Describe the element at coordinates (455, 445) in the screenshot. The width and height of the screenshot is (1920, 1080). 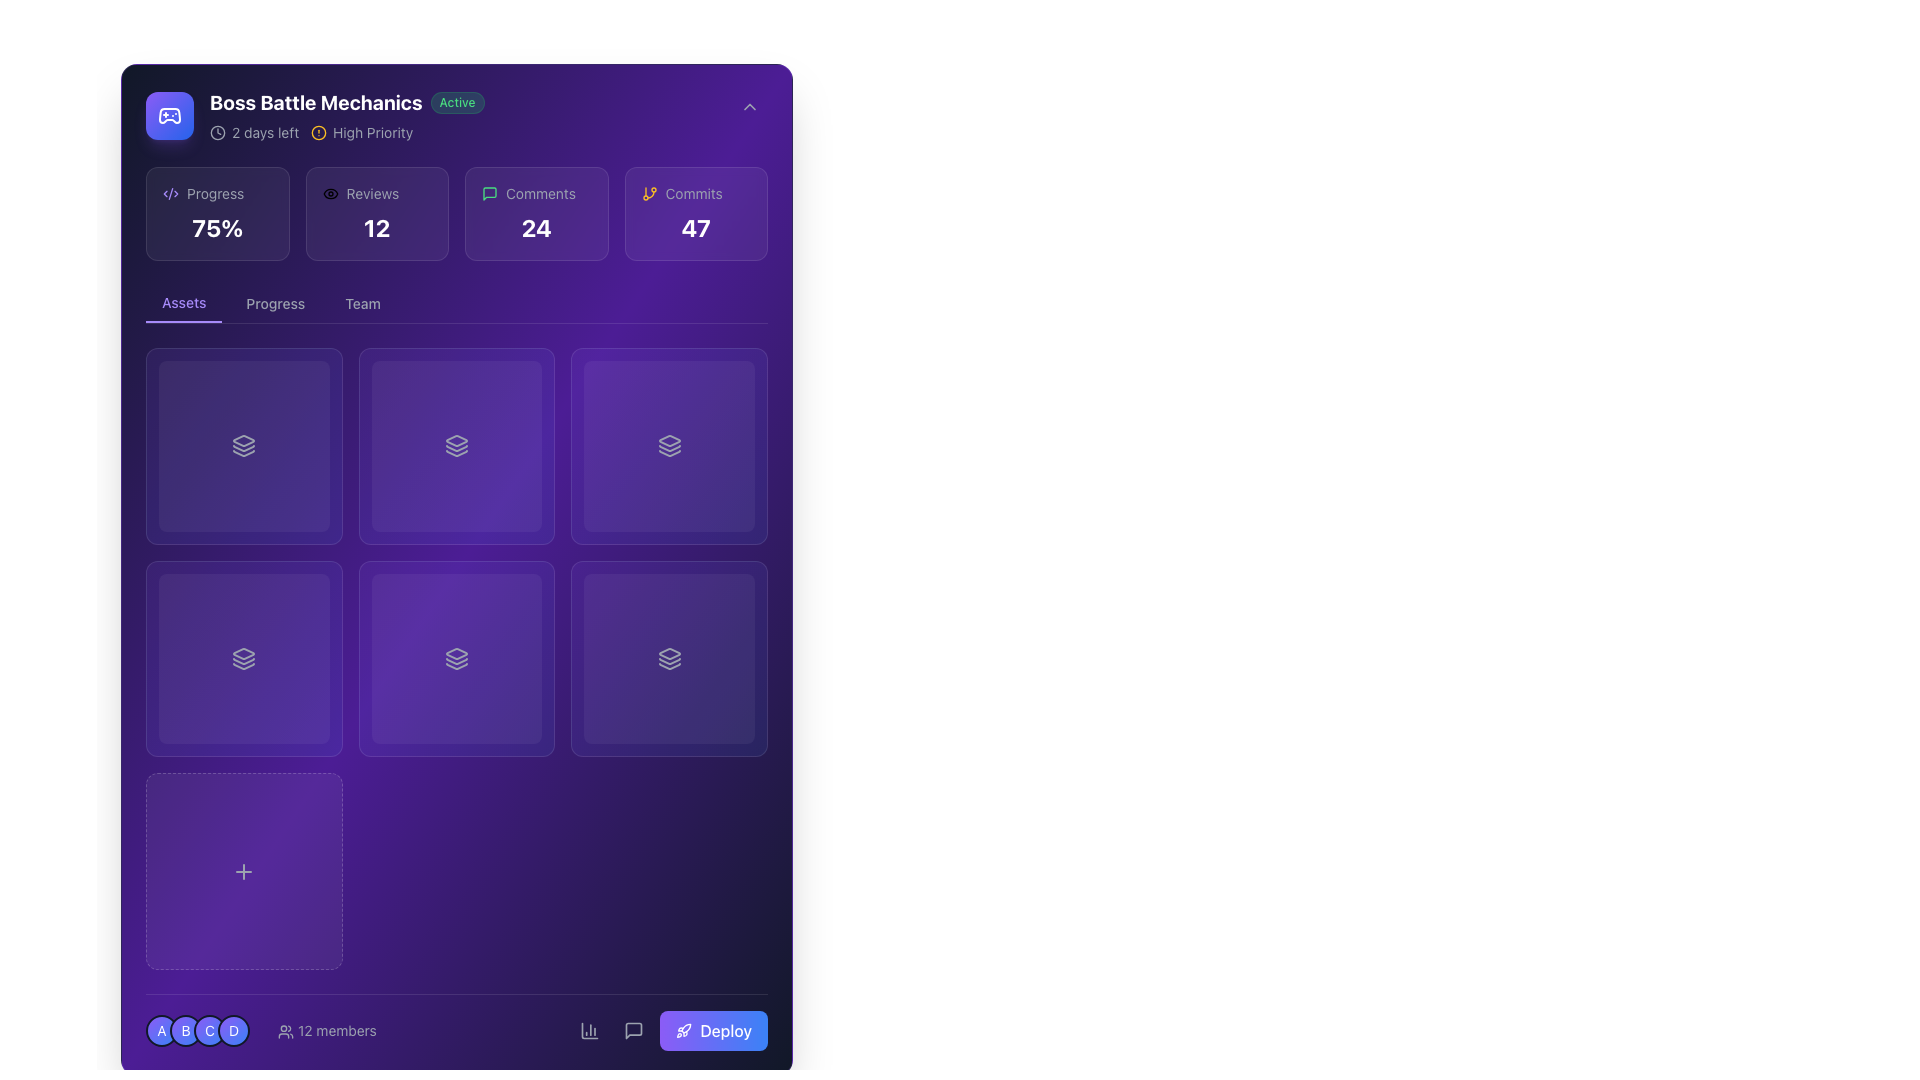
I see `the light gray stack-like icon with three layered rectangles located in the 'Assets' section, specifically in the second cell of the top row of the grid` at that location.